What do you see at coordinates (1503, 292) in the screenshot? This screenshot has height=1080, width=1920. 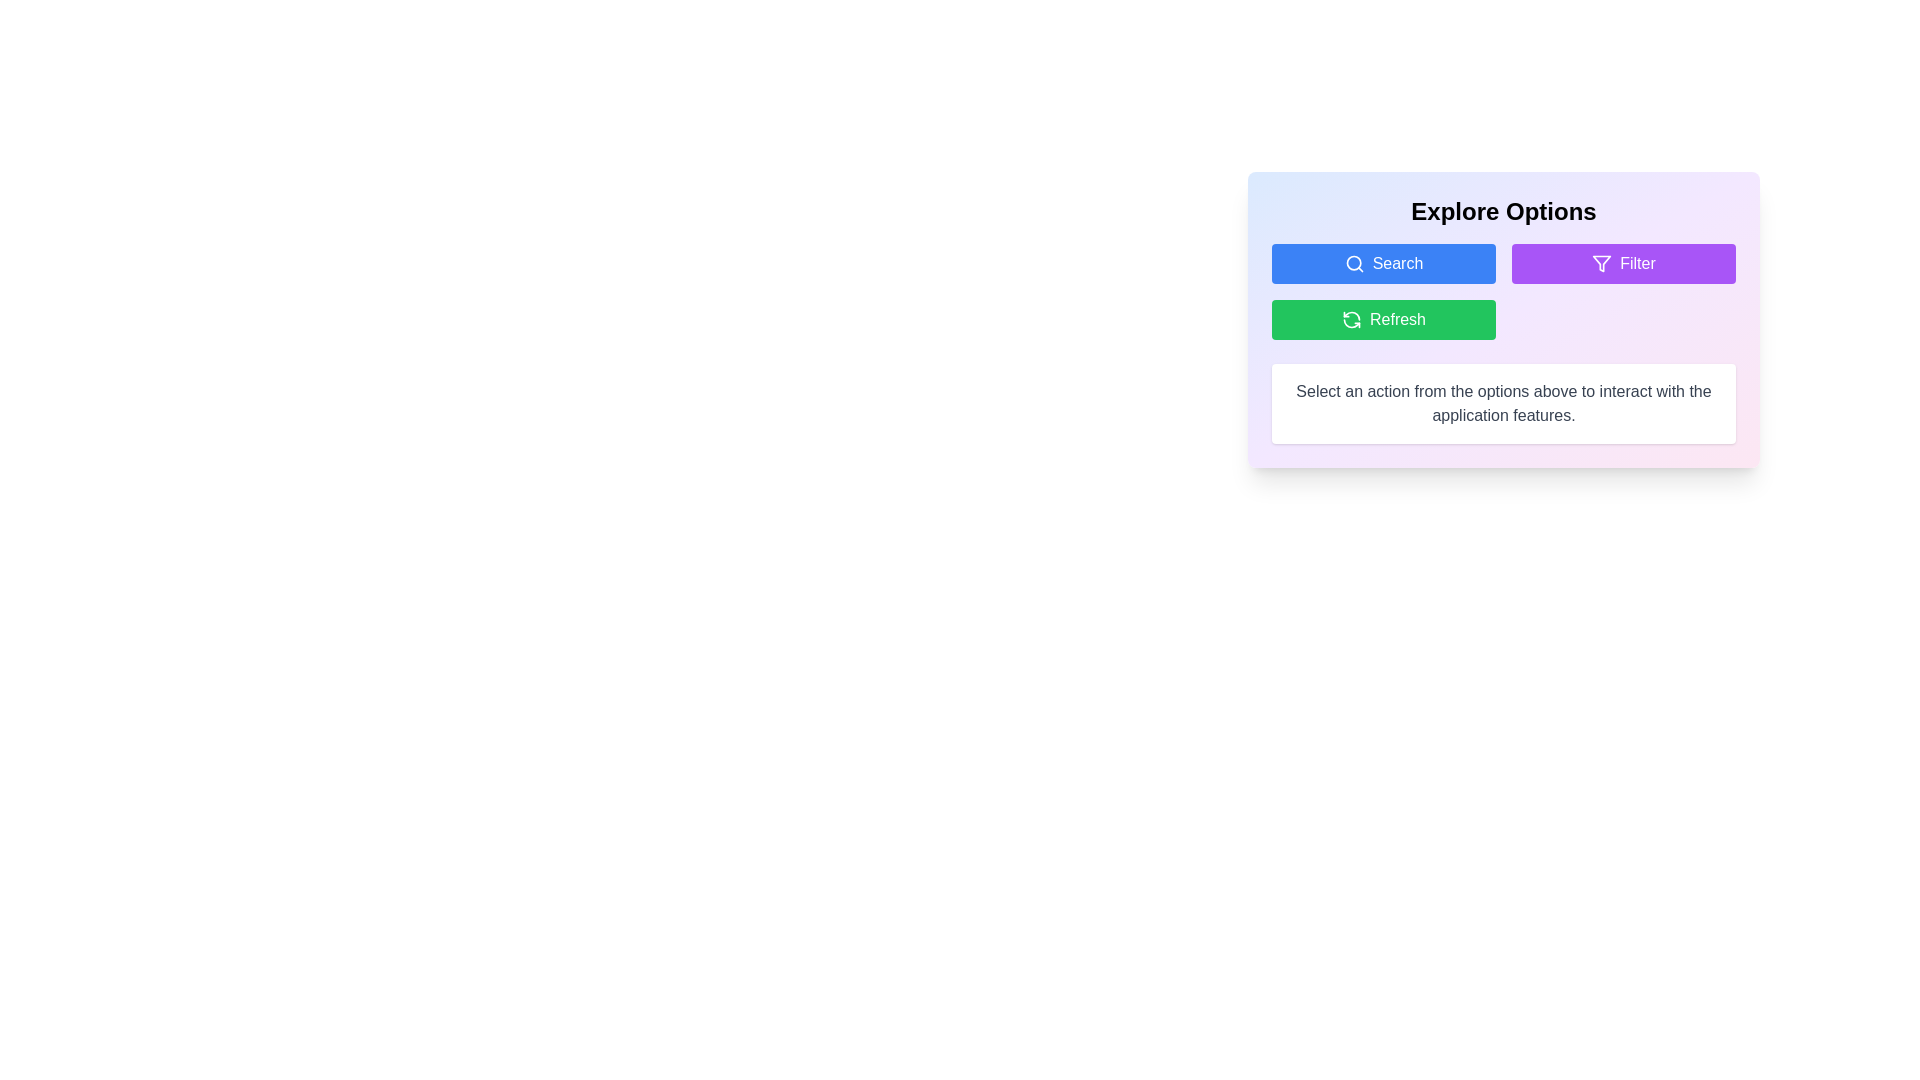 I see `the buttons in the grid containing action buttons labeled 'Search', 'Filter', and 'Refresh' located below the header 'Explore Options'` at bounding box center [1503, 292].